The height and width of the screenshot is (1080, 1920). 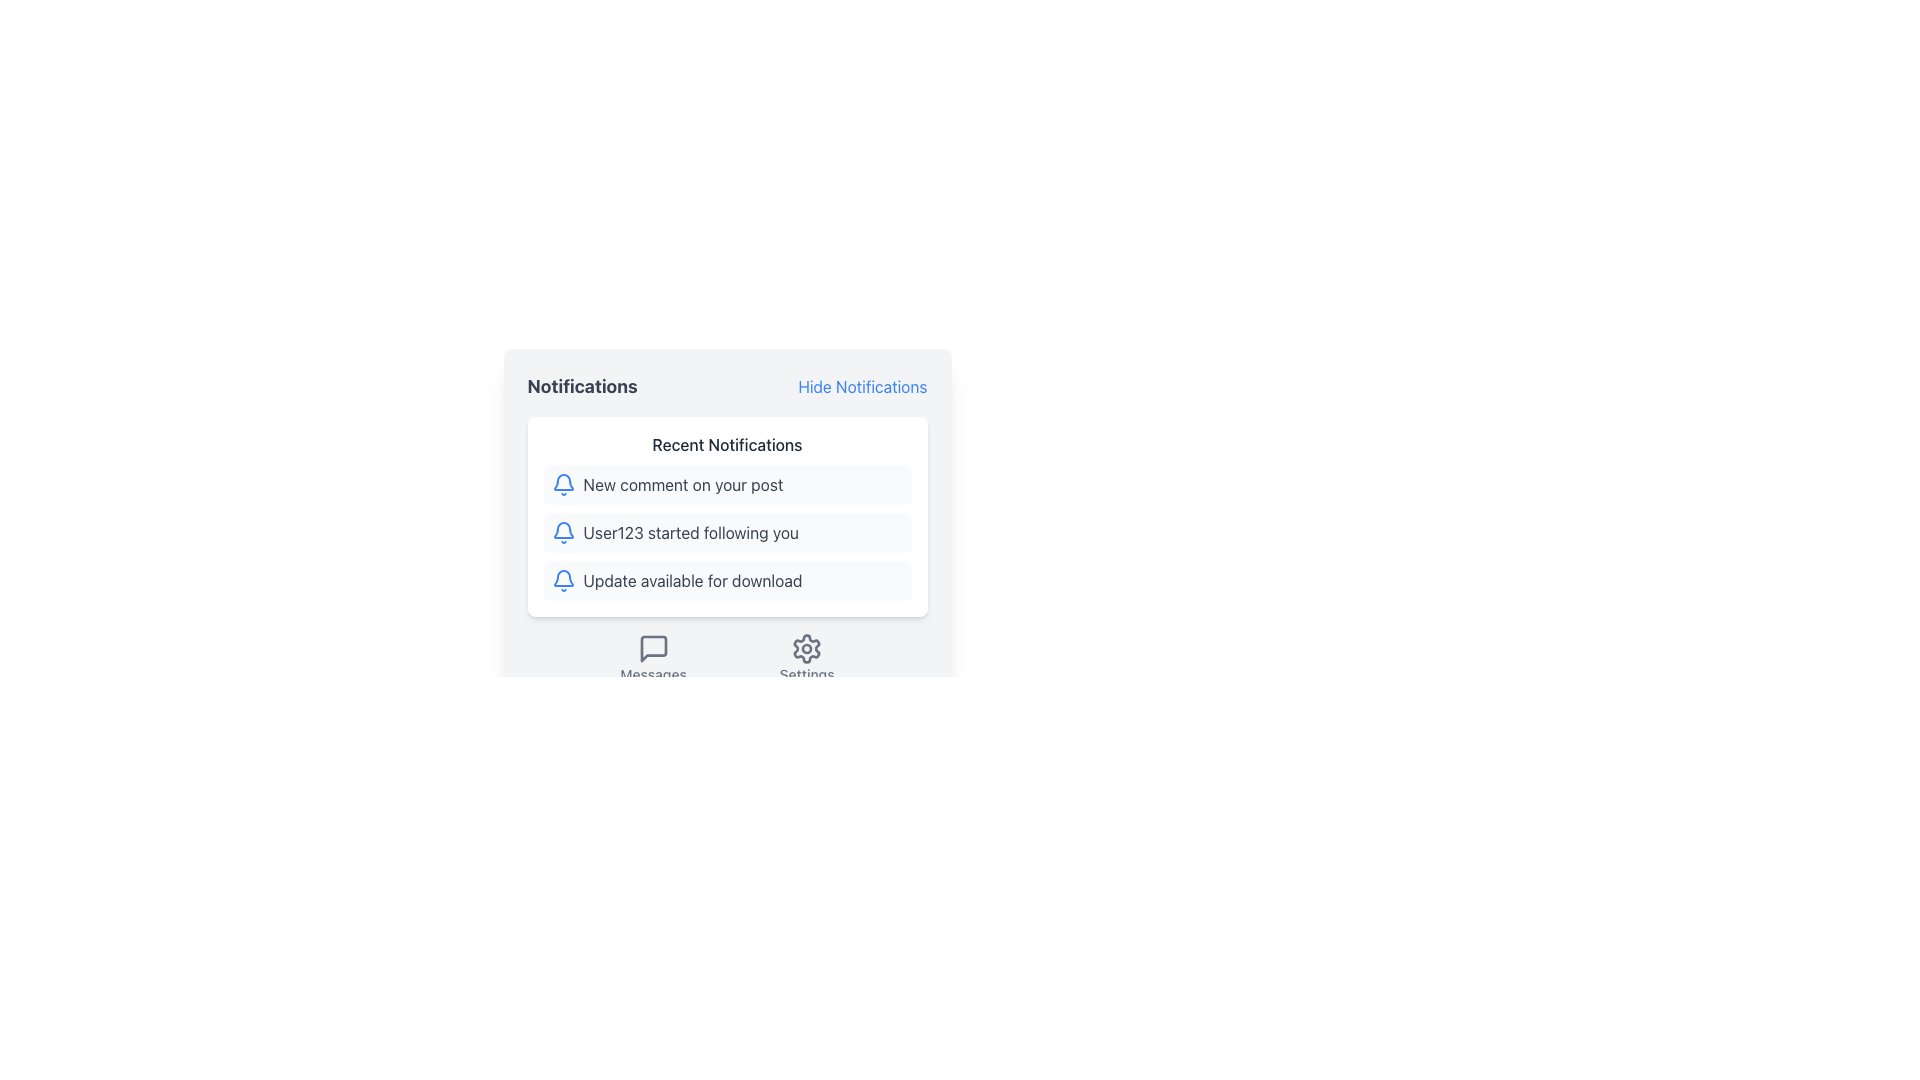 I want to click on title 'Notifications' from the title bar located at the top of the notifications section, so click(x=726, y=386).